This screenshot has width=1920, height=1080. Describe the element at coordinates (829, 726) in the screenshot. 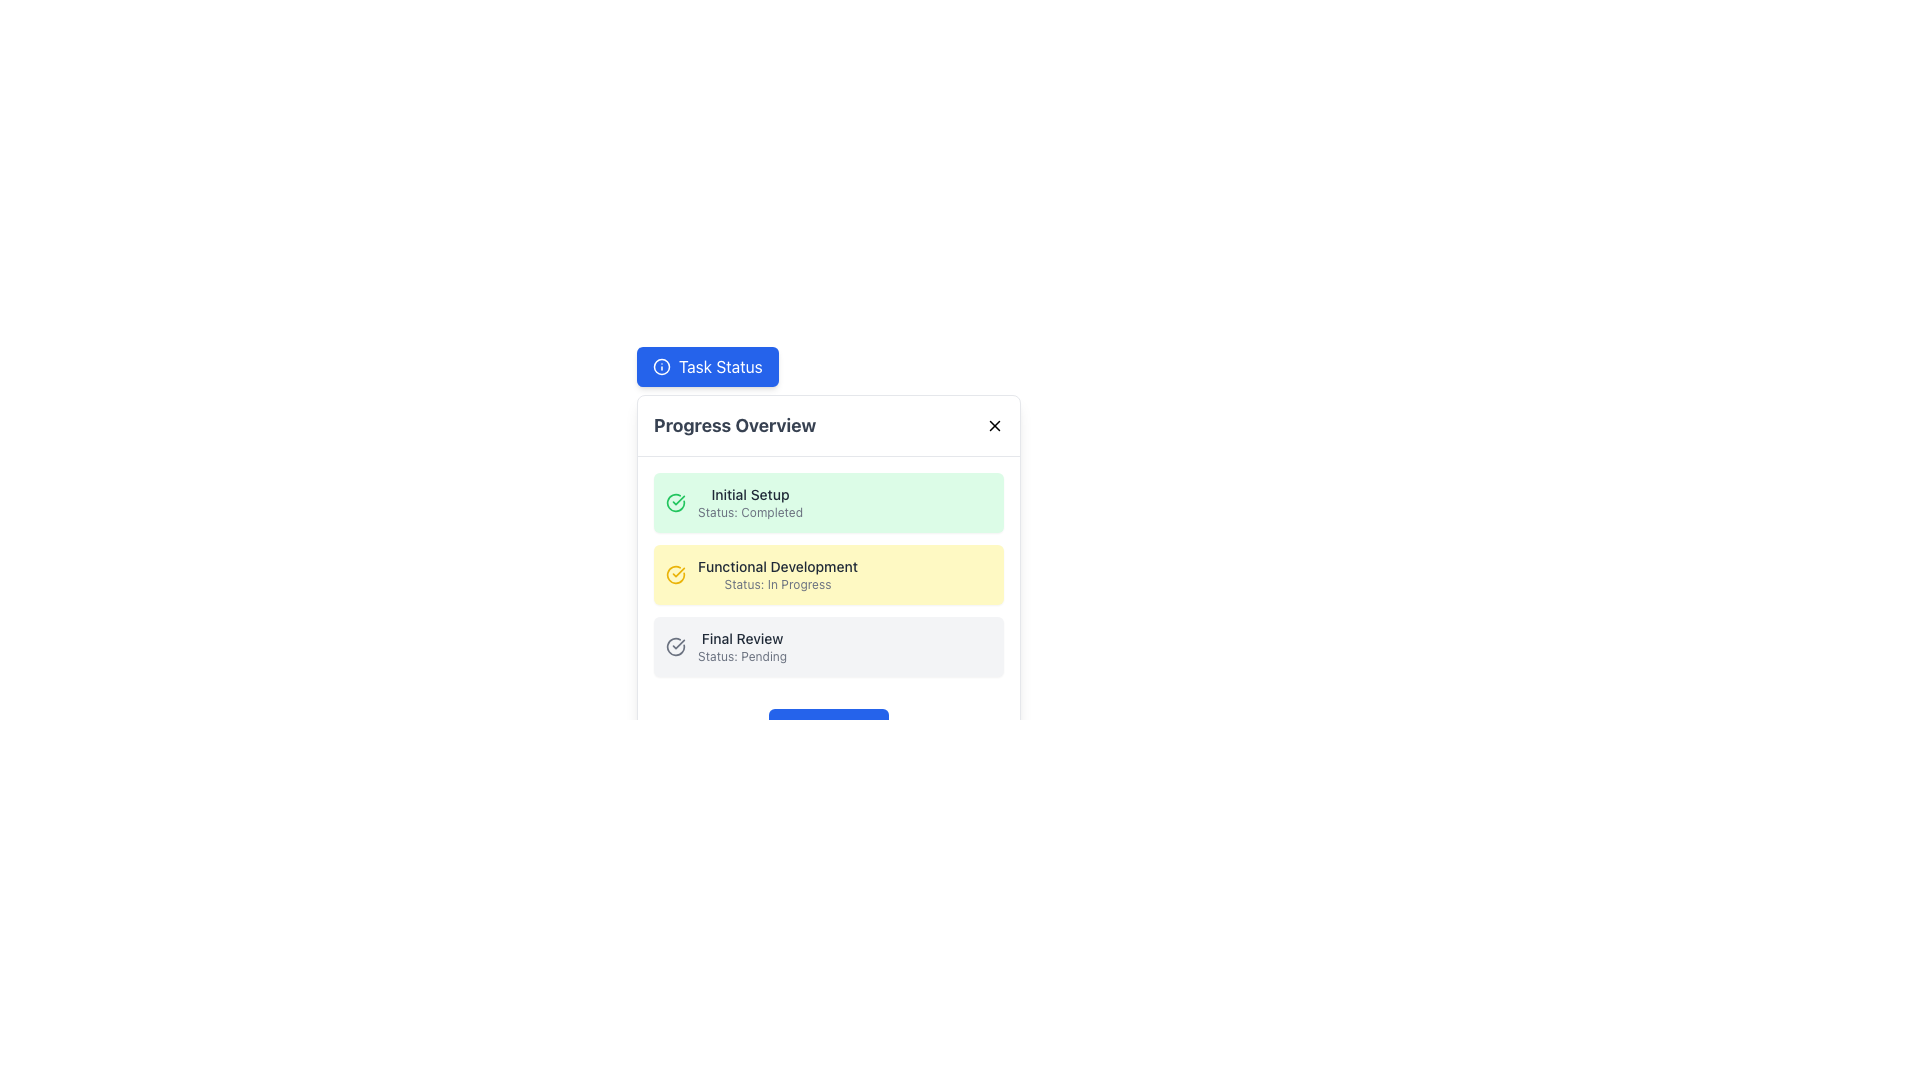

I see `the 'View Details' button, which is a rectangular button with white text on a blue background, located at the bottom of the 'Progress Overview' dialog` at that location.